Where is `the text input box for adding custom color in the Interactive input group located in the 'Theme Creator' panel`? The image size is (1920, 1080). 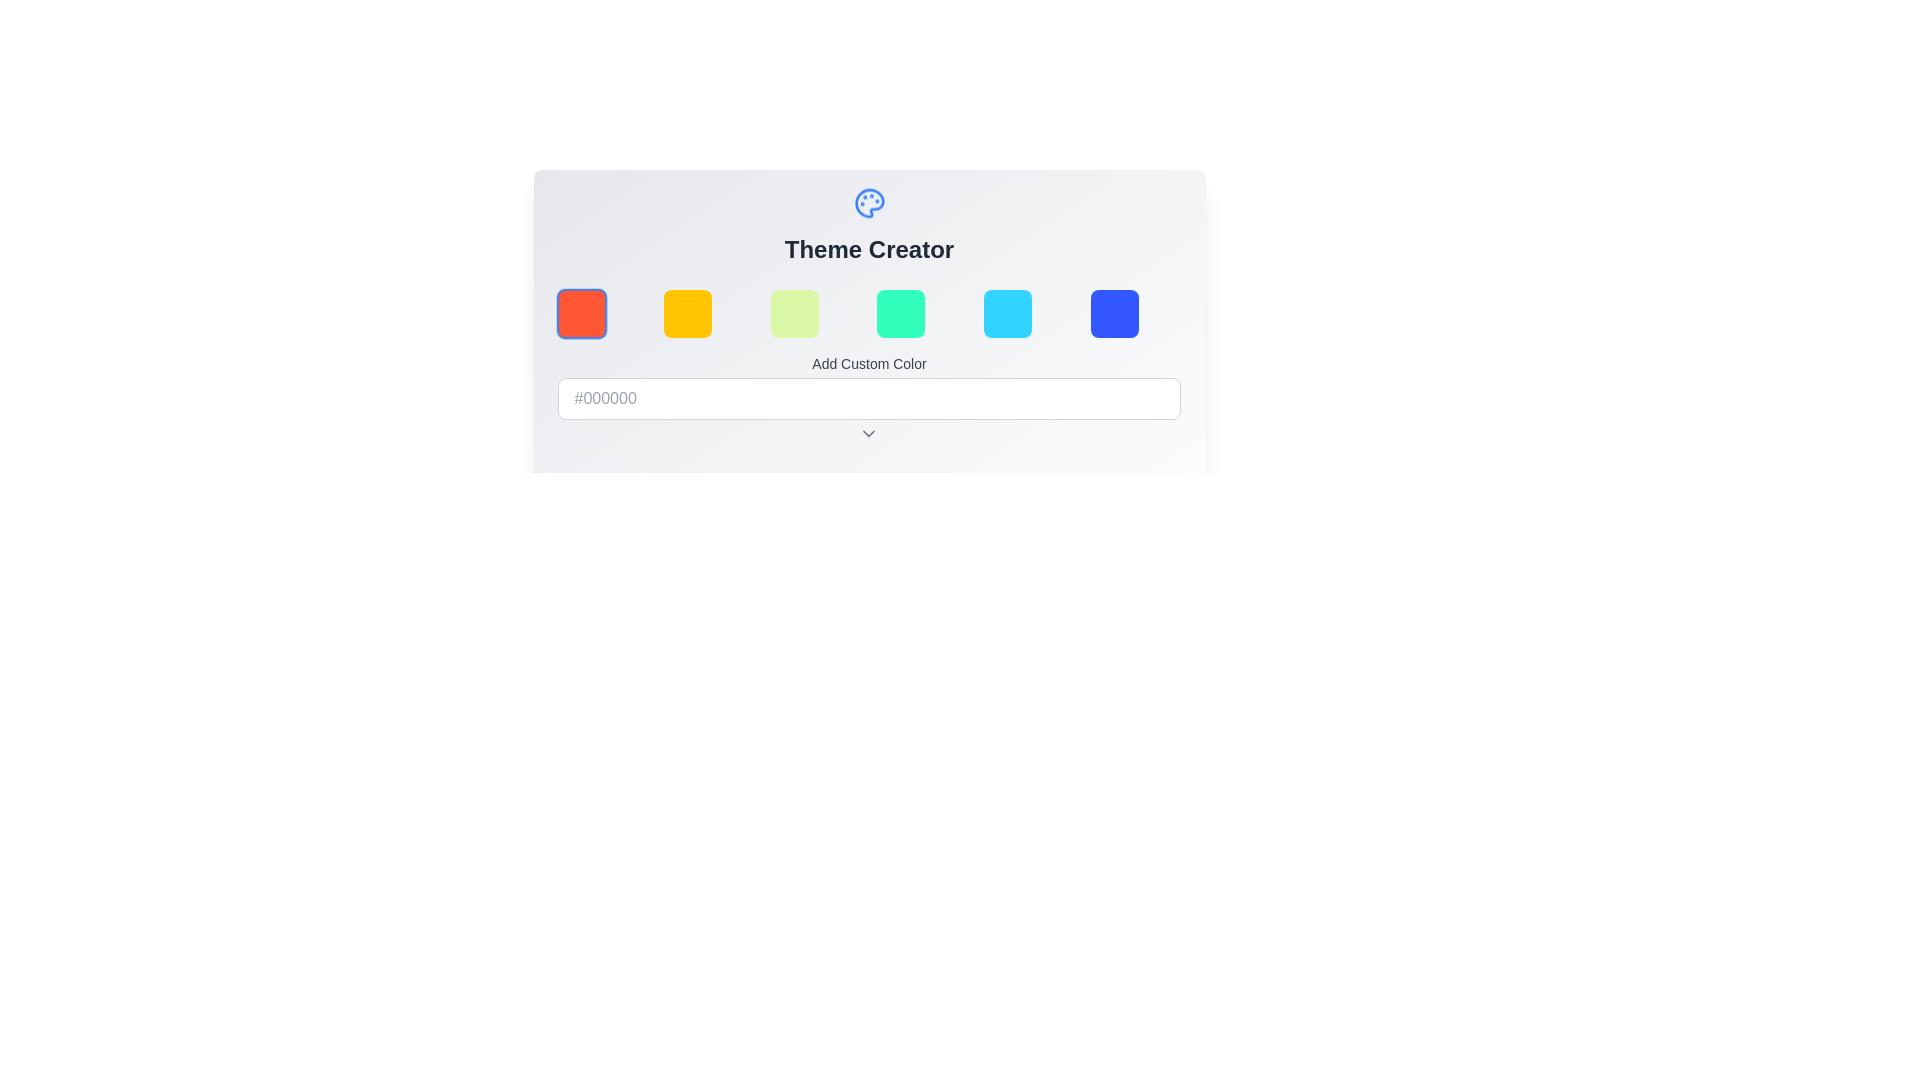 the text input box for adding custom color in the Interactive input group located in the 'Theme Creator' panel is located at coordinates (869, 381).